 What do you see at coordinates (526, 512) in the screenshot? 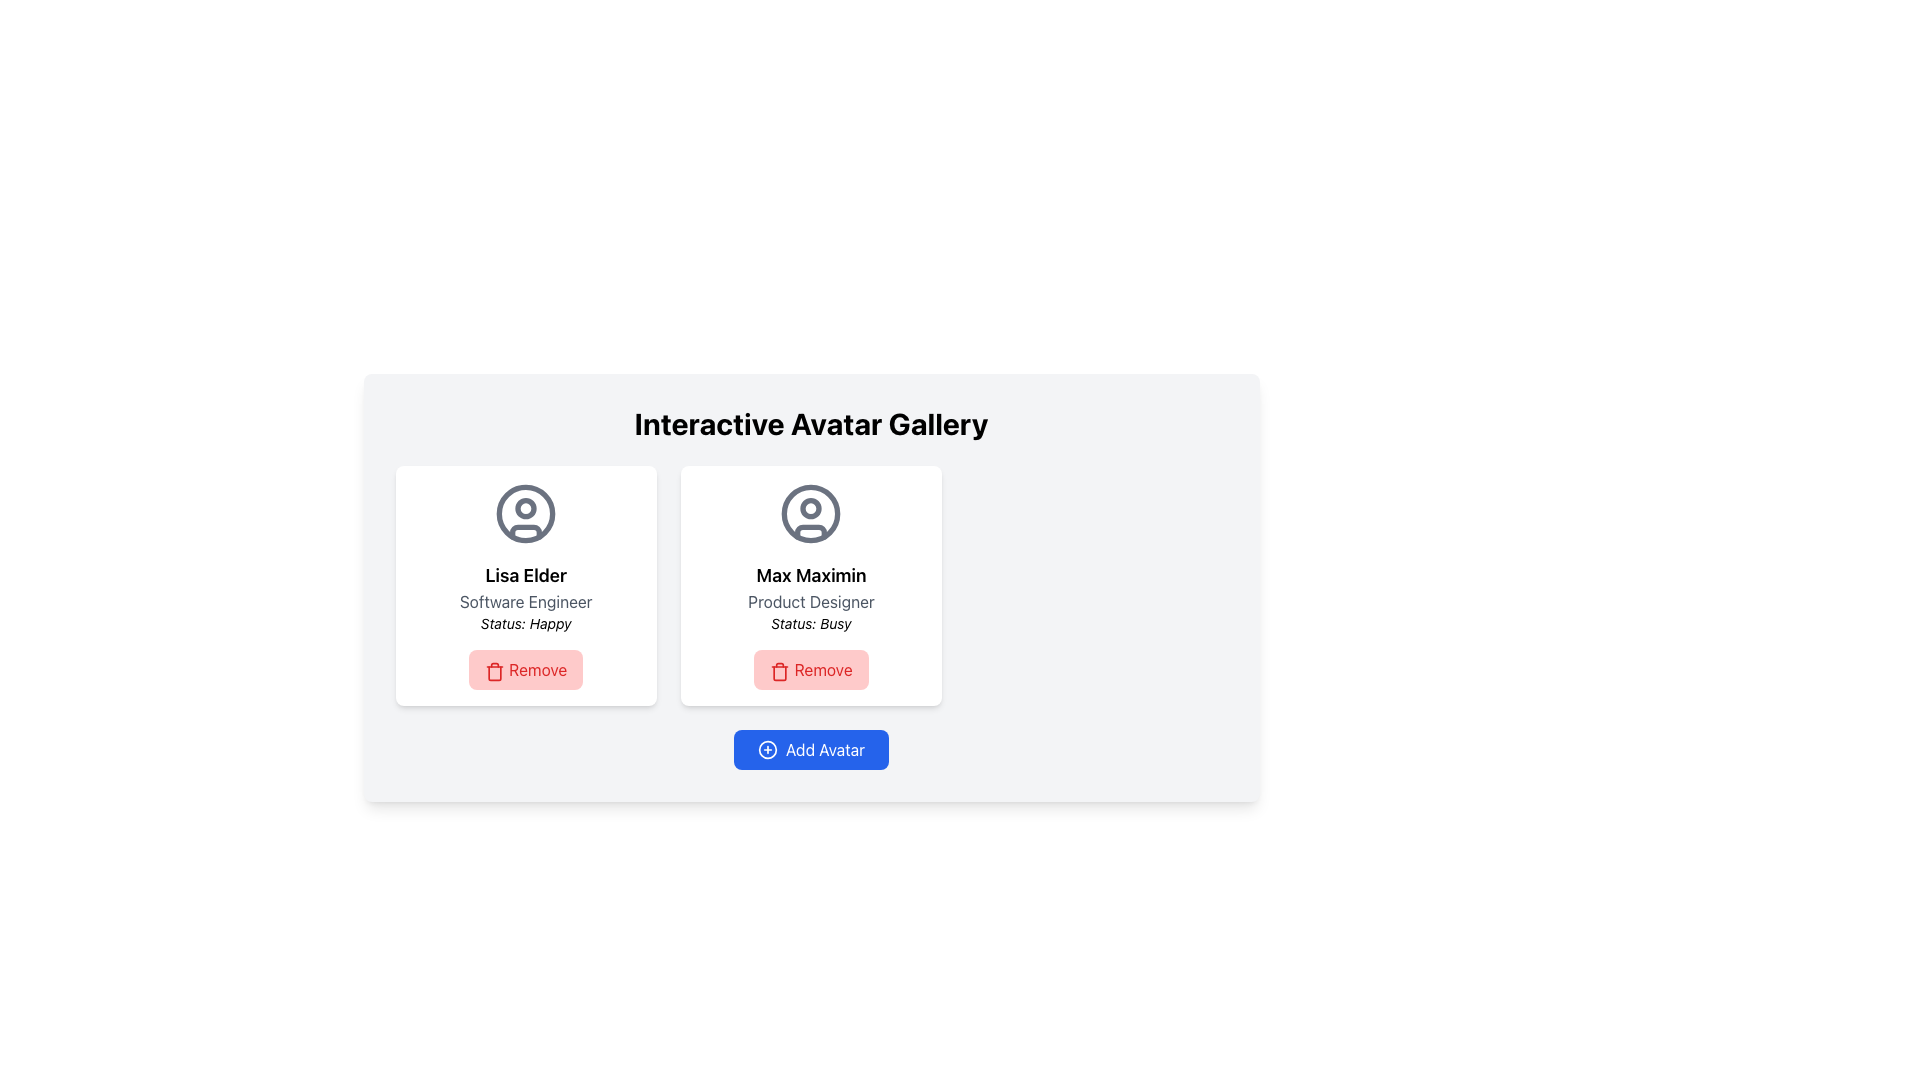
I see `the circular graphical component located at the center of the avatar icon in the leftmost user card titled 'Lisa Elder', positioned above the text and the 'Remove' button` at bounding box center [526, 512].